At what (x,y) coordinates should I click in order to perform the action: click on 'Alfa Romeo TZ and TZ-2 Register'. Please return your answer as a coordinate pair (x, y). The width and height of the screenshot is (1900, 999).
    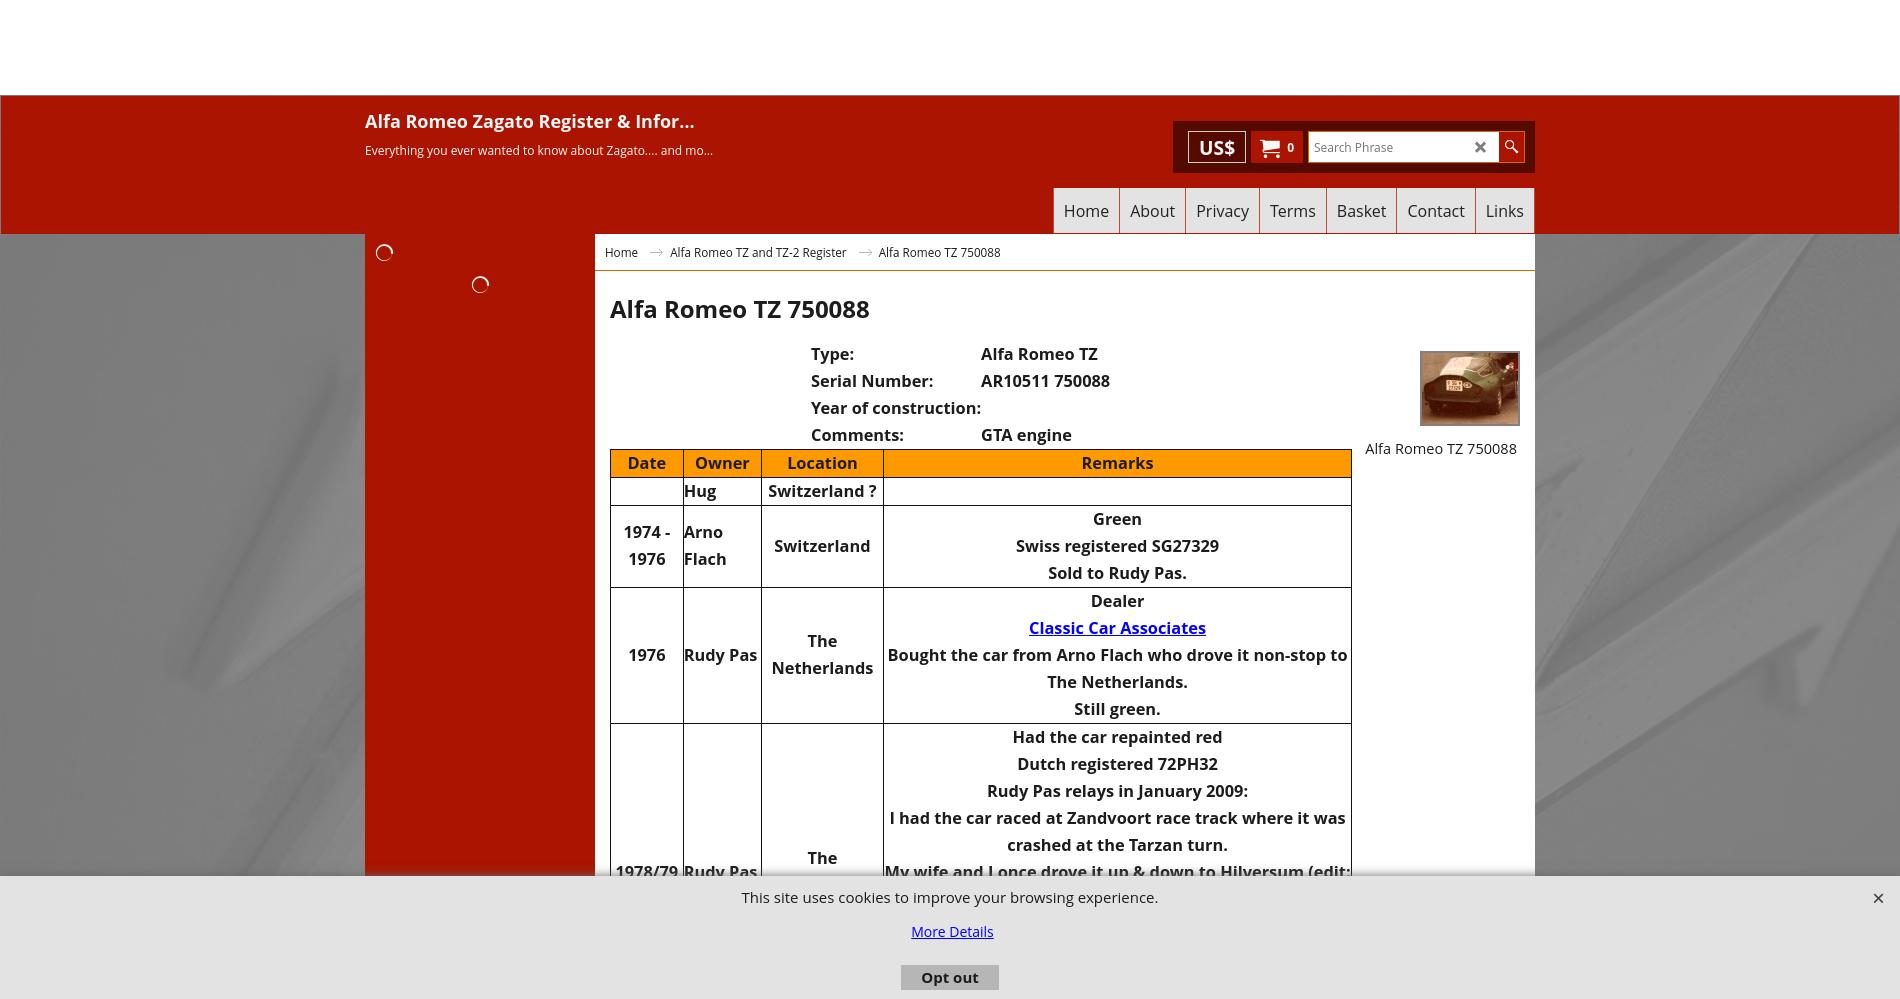
    Looking at the image, I should click on (756, 252).